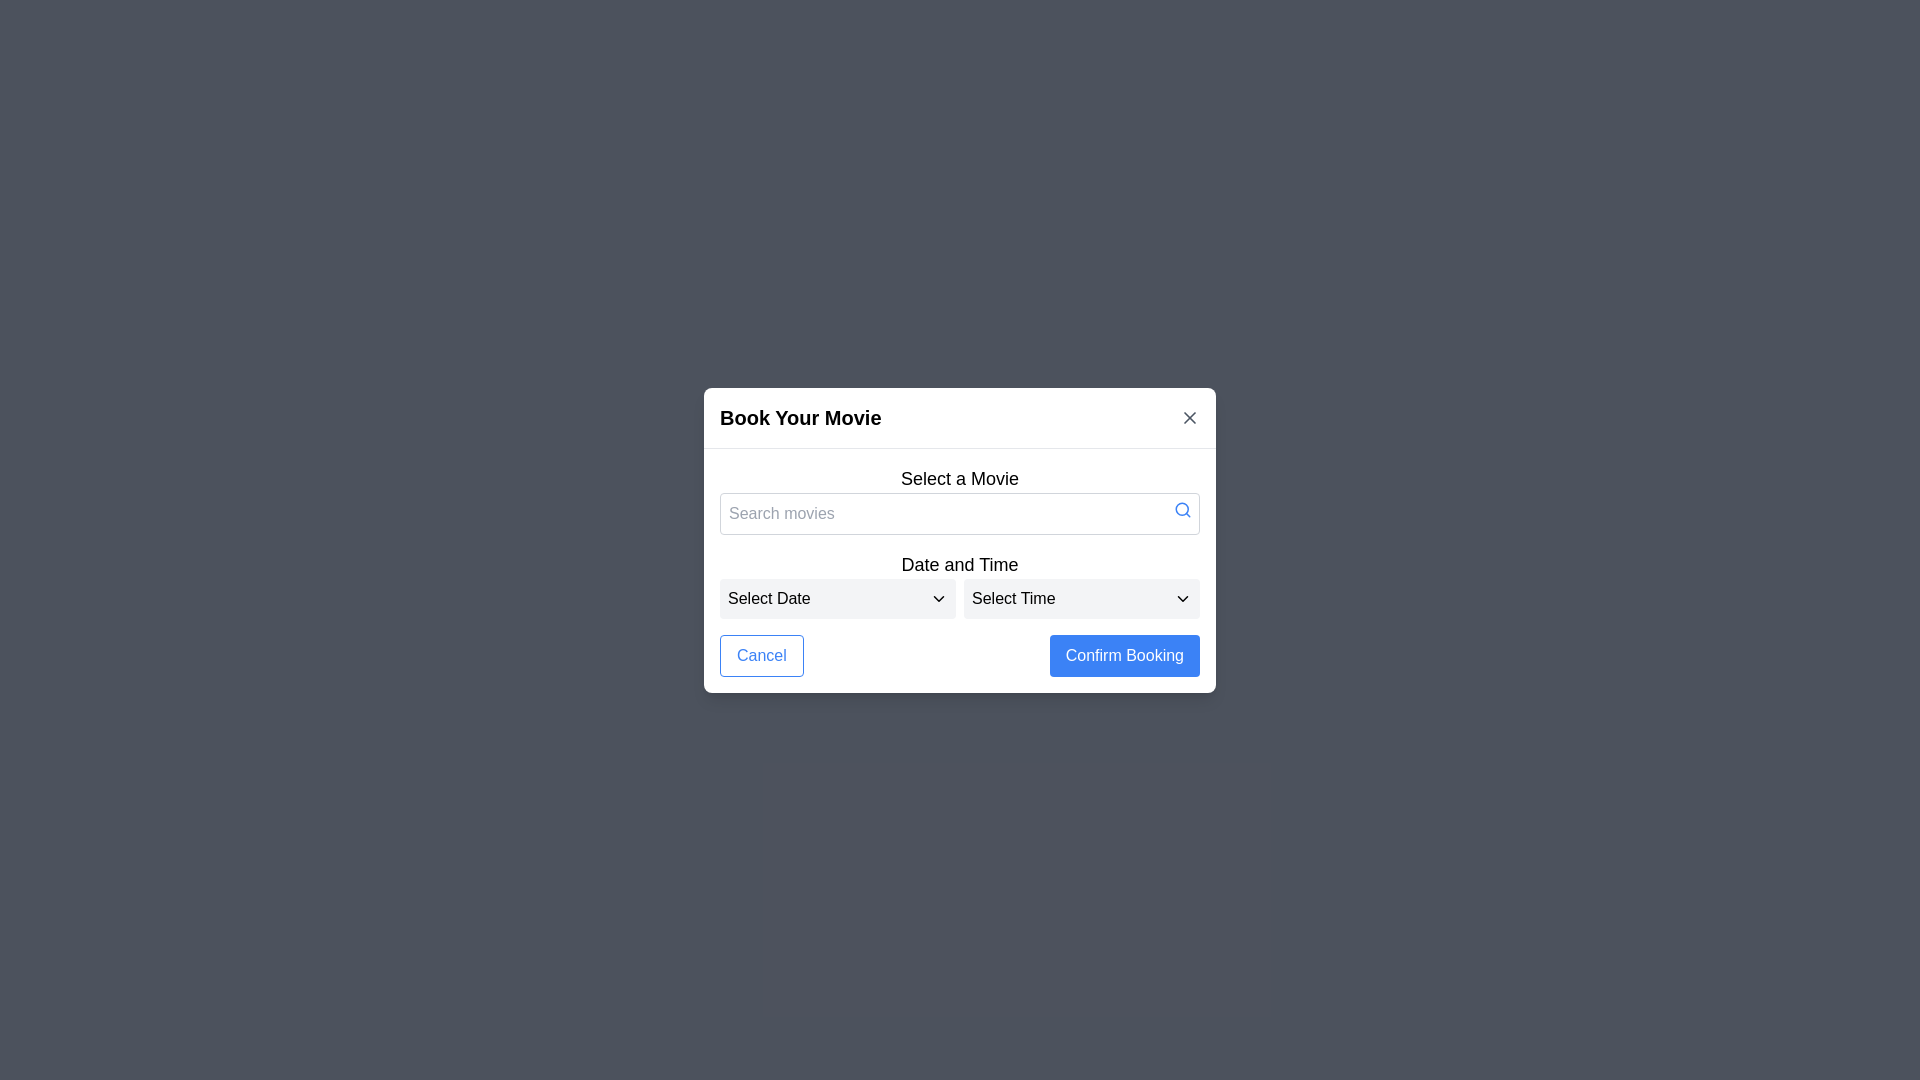 This screenshot has width=1920, height=1080. What do you see at coordinates (1182, 507) in the screenshot?
I see `the circular SVG element located inside the search icon at the top right corner of the 'Search movies' input field` at bounding box center [1182, 507].